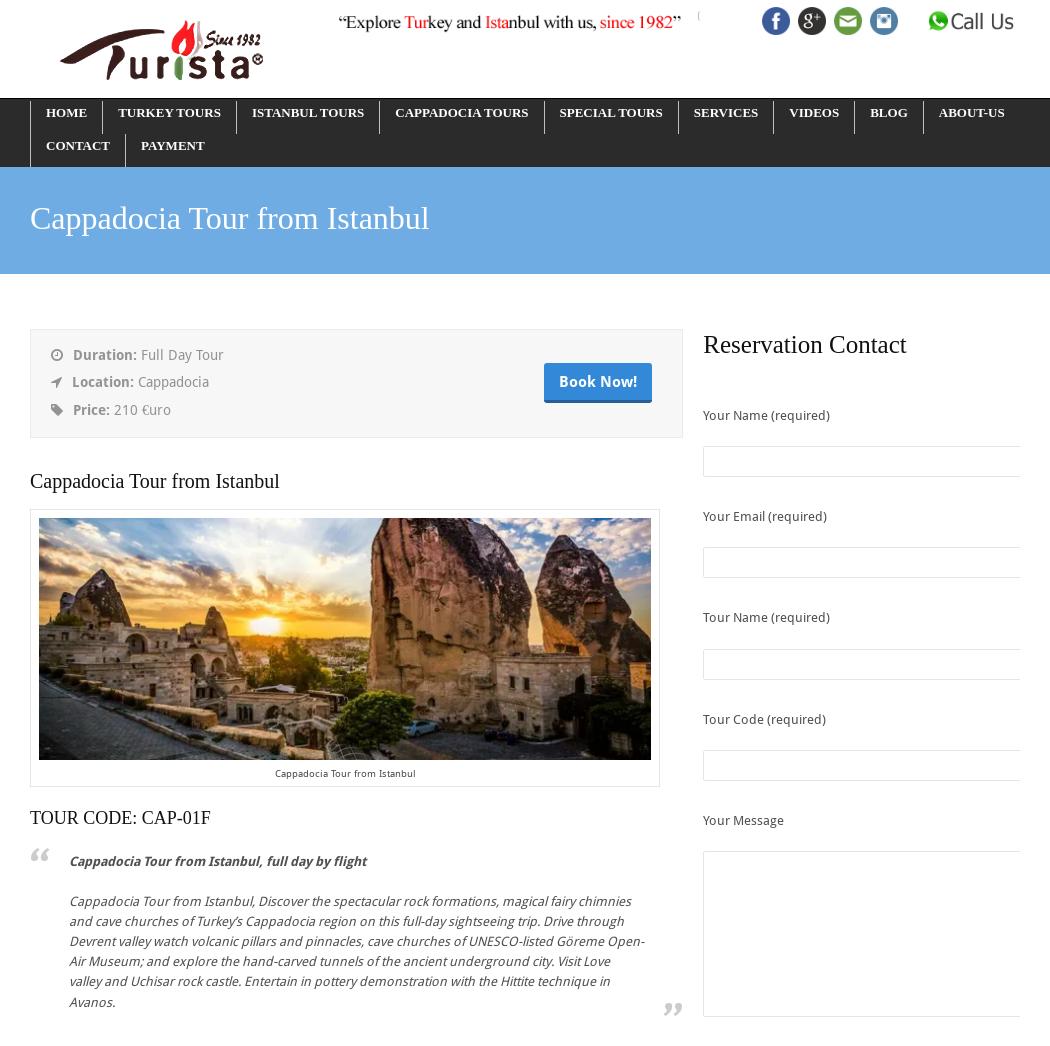 Image resolution: width=1050 pixels, height=1046 pixels. Describe the element at coordinates (765, 516) in the screenshot. I see `'Your Email (required)'` at that location.